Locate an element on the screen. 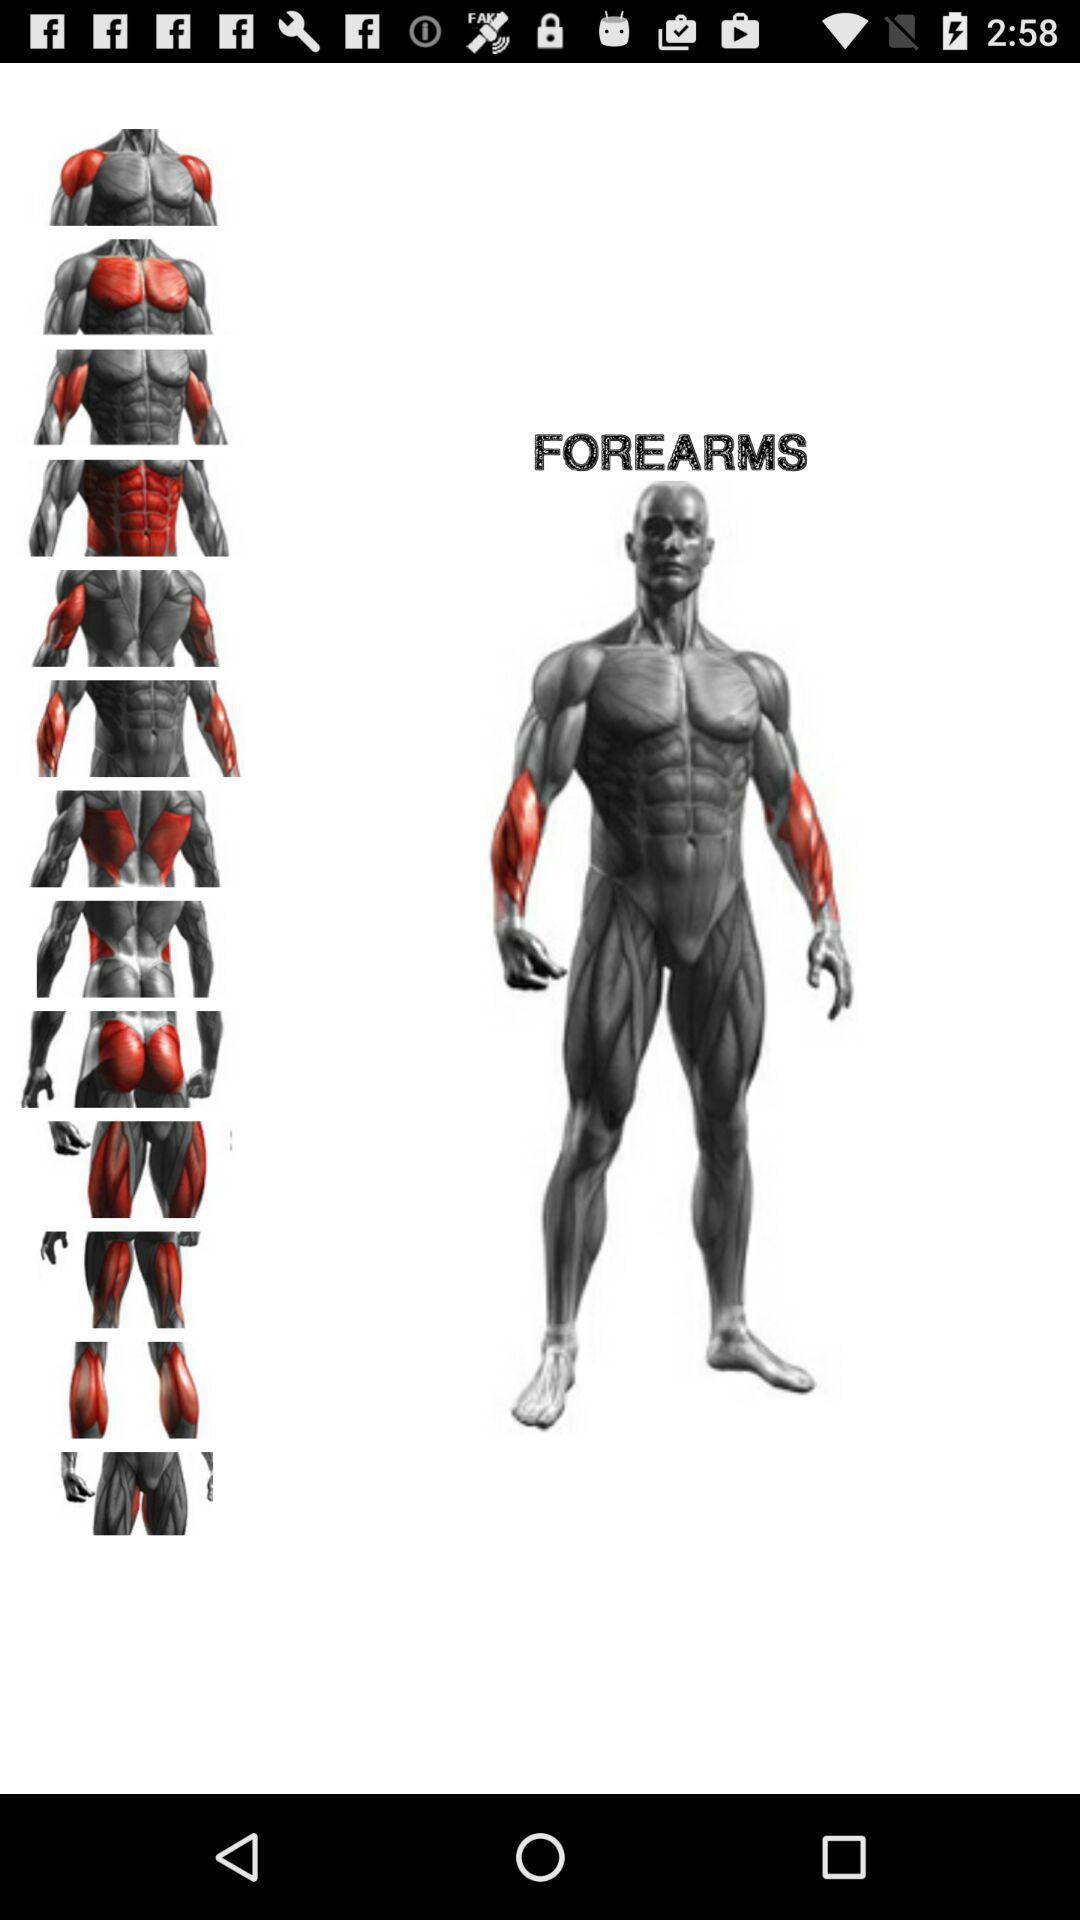 This screenshot has width=1080, height=1920. zoom in on area is located at coordinates (131, 1382).